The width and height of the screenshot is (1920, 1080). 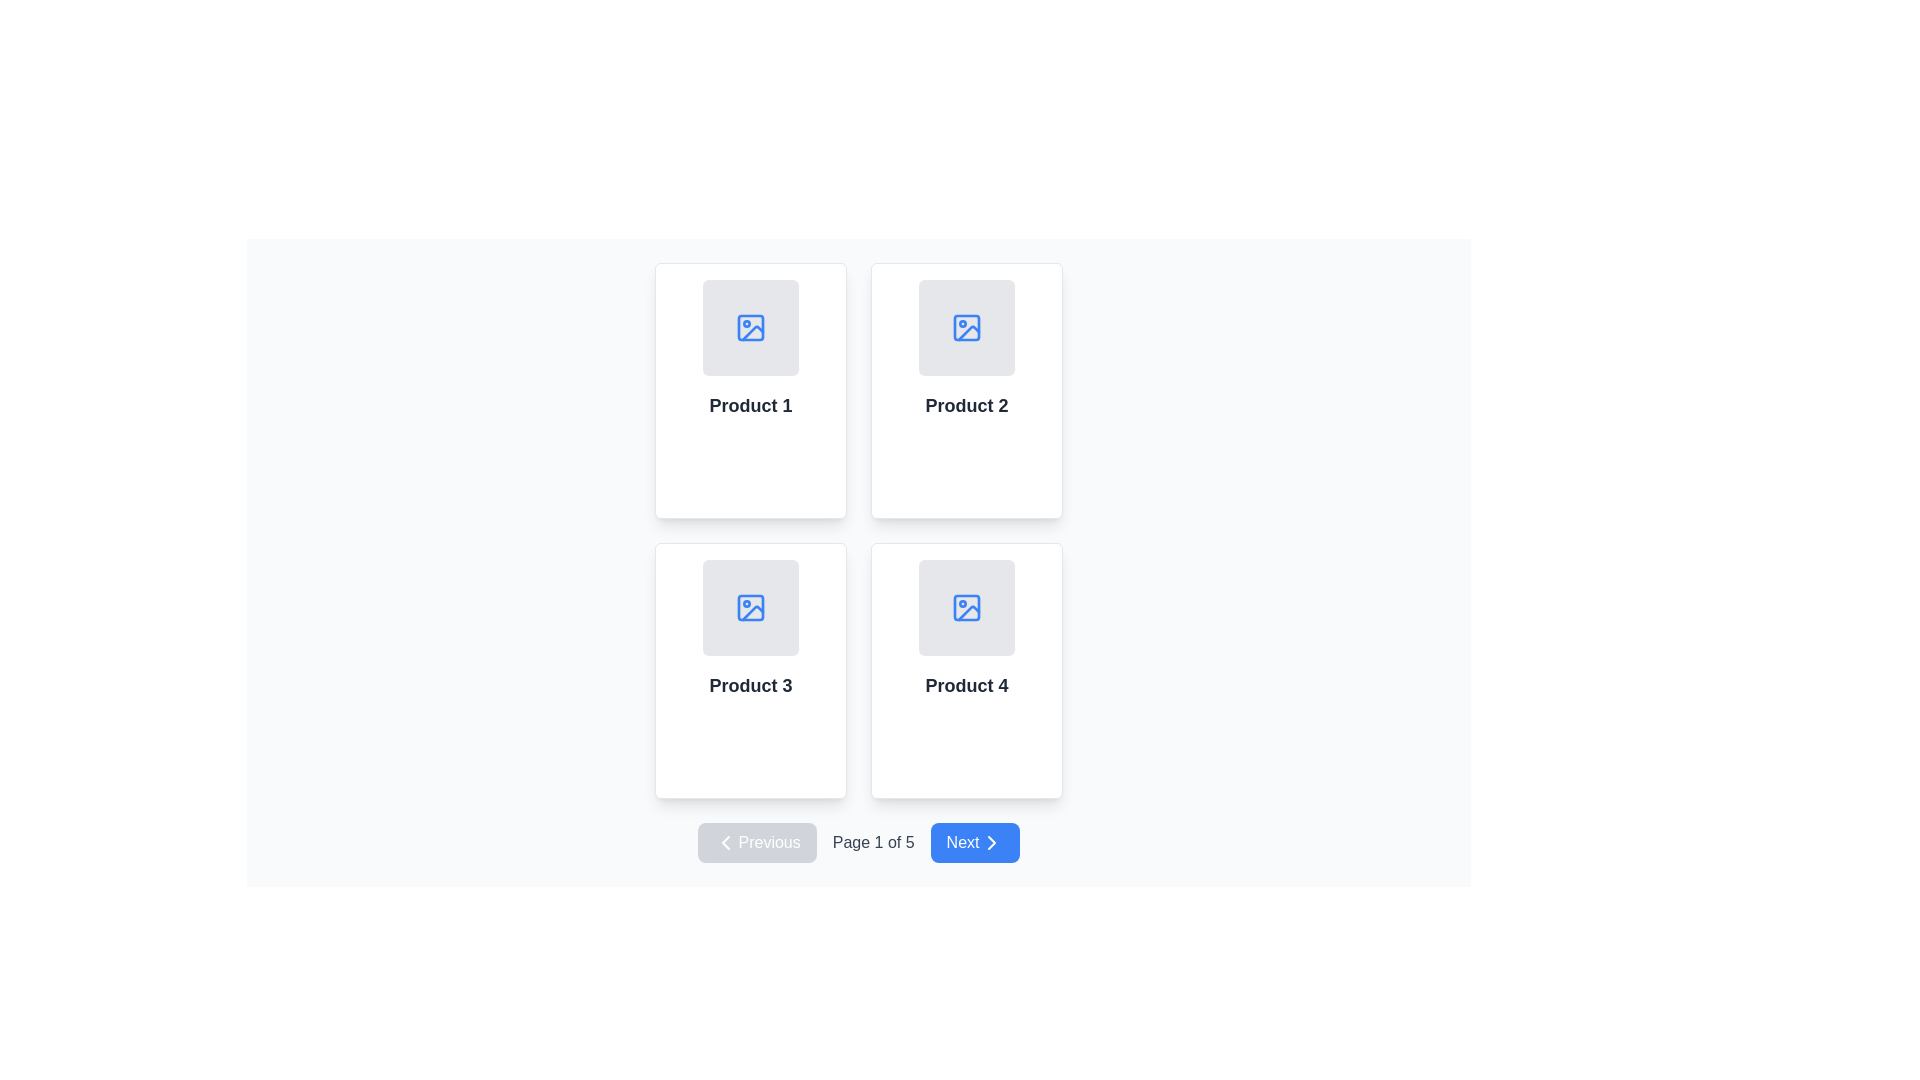 What do you see at coordinates (749, 607) in the screenshot?
I see `the decorative square outline element indicating a missing image in the panel for 'Product 3'` at bounding box center [749, 607].